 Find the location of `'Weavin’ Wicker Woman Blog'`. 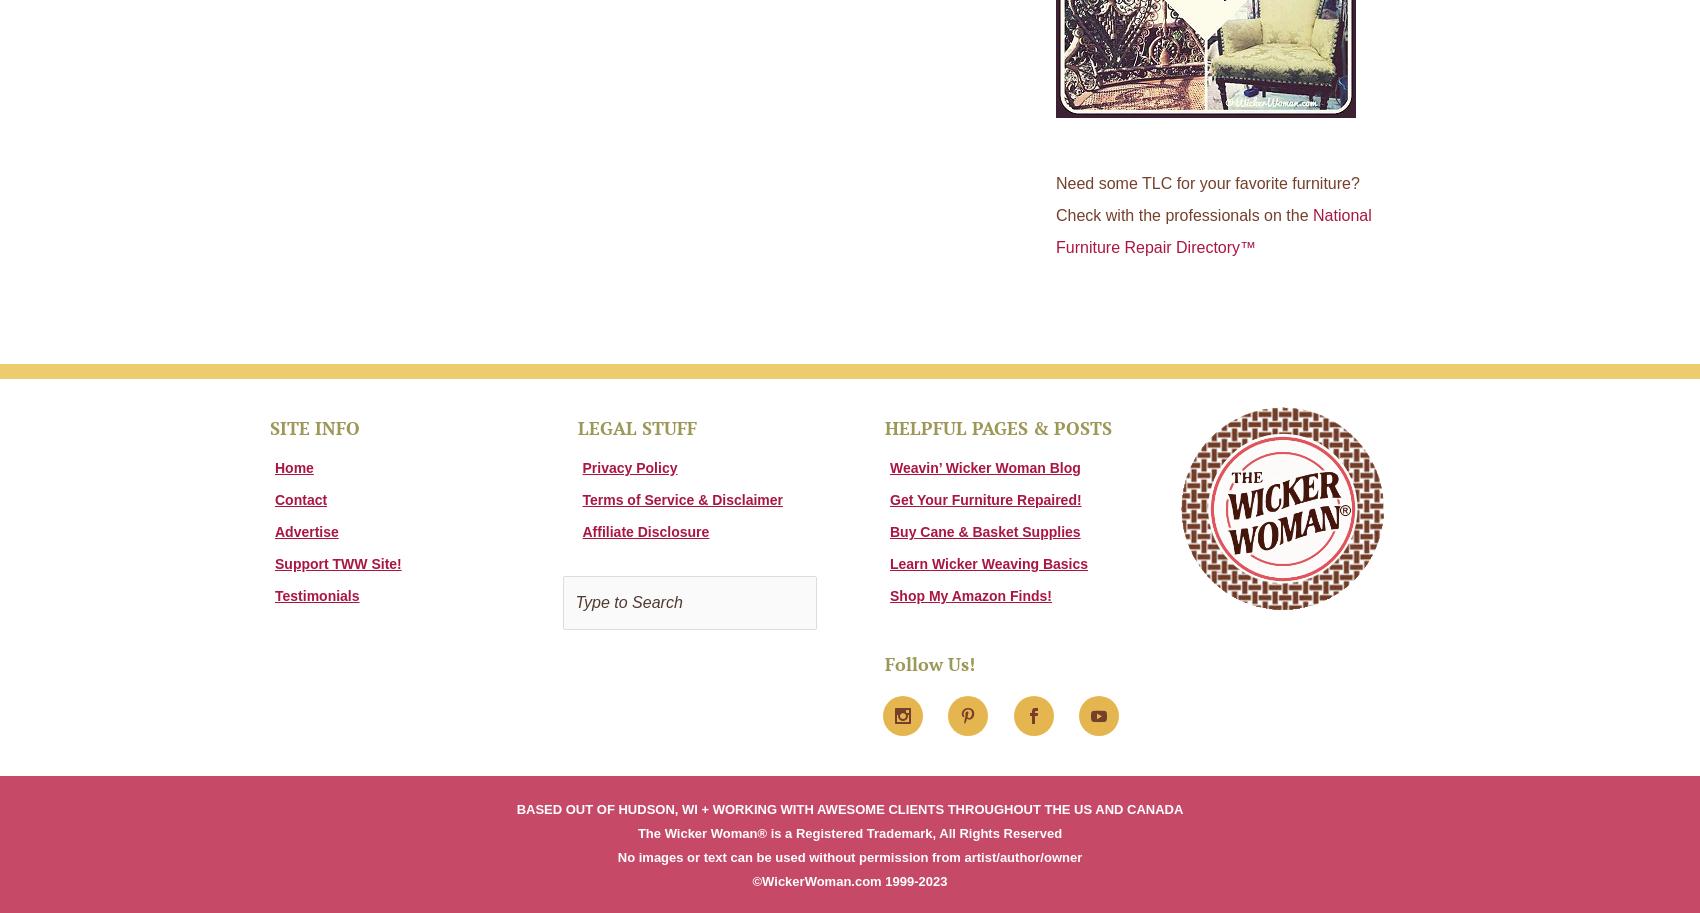

'Weavin’ Wicker Woman Blog' is located at coordinates (983, 465).